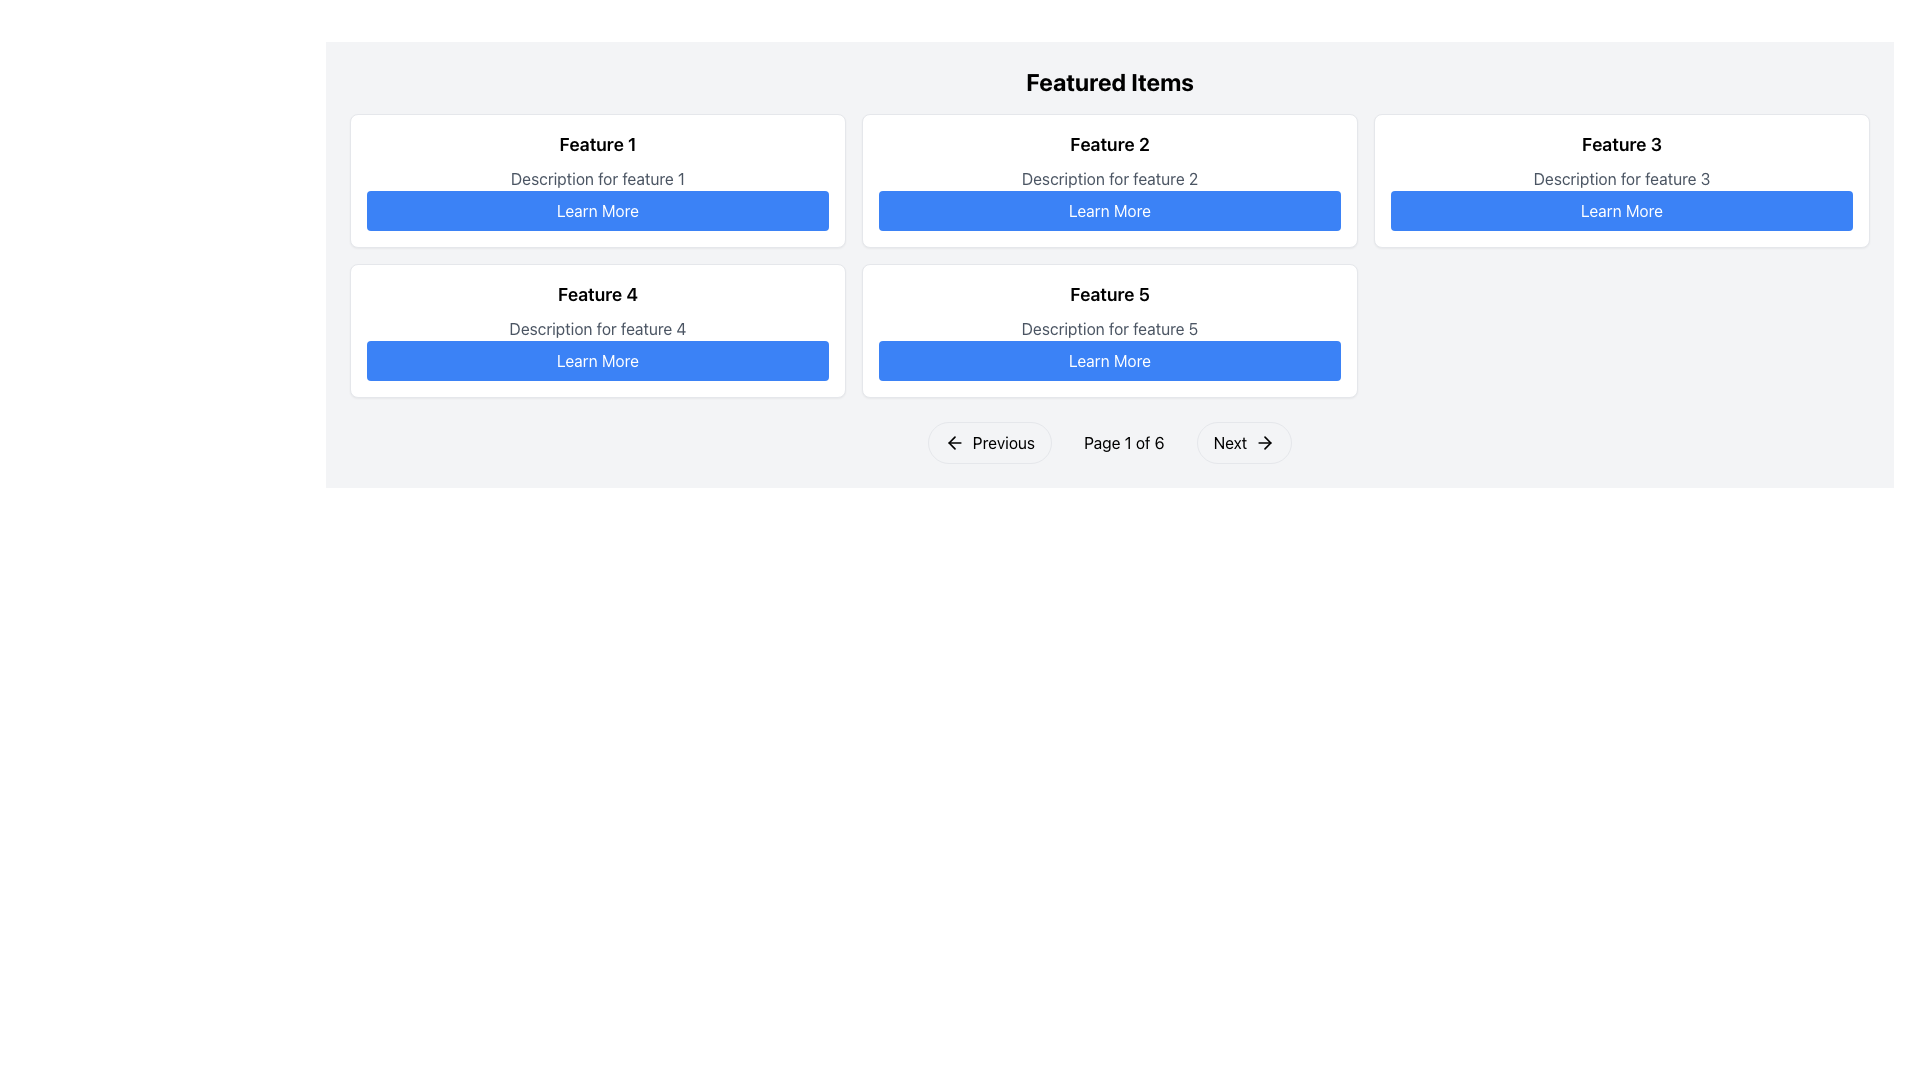 Image resolution: width=1920 pixels, height=1080 pixels. Describe the element at coordinates (597, 177) in the screenshot. I see `the textual component displaying 'Description for feature 1', which is styled in gray and located below the title 'Feature 1' and above the 'Learn More' button in the first card of the grid layout` at that location.